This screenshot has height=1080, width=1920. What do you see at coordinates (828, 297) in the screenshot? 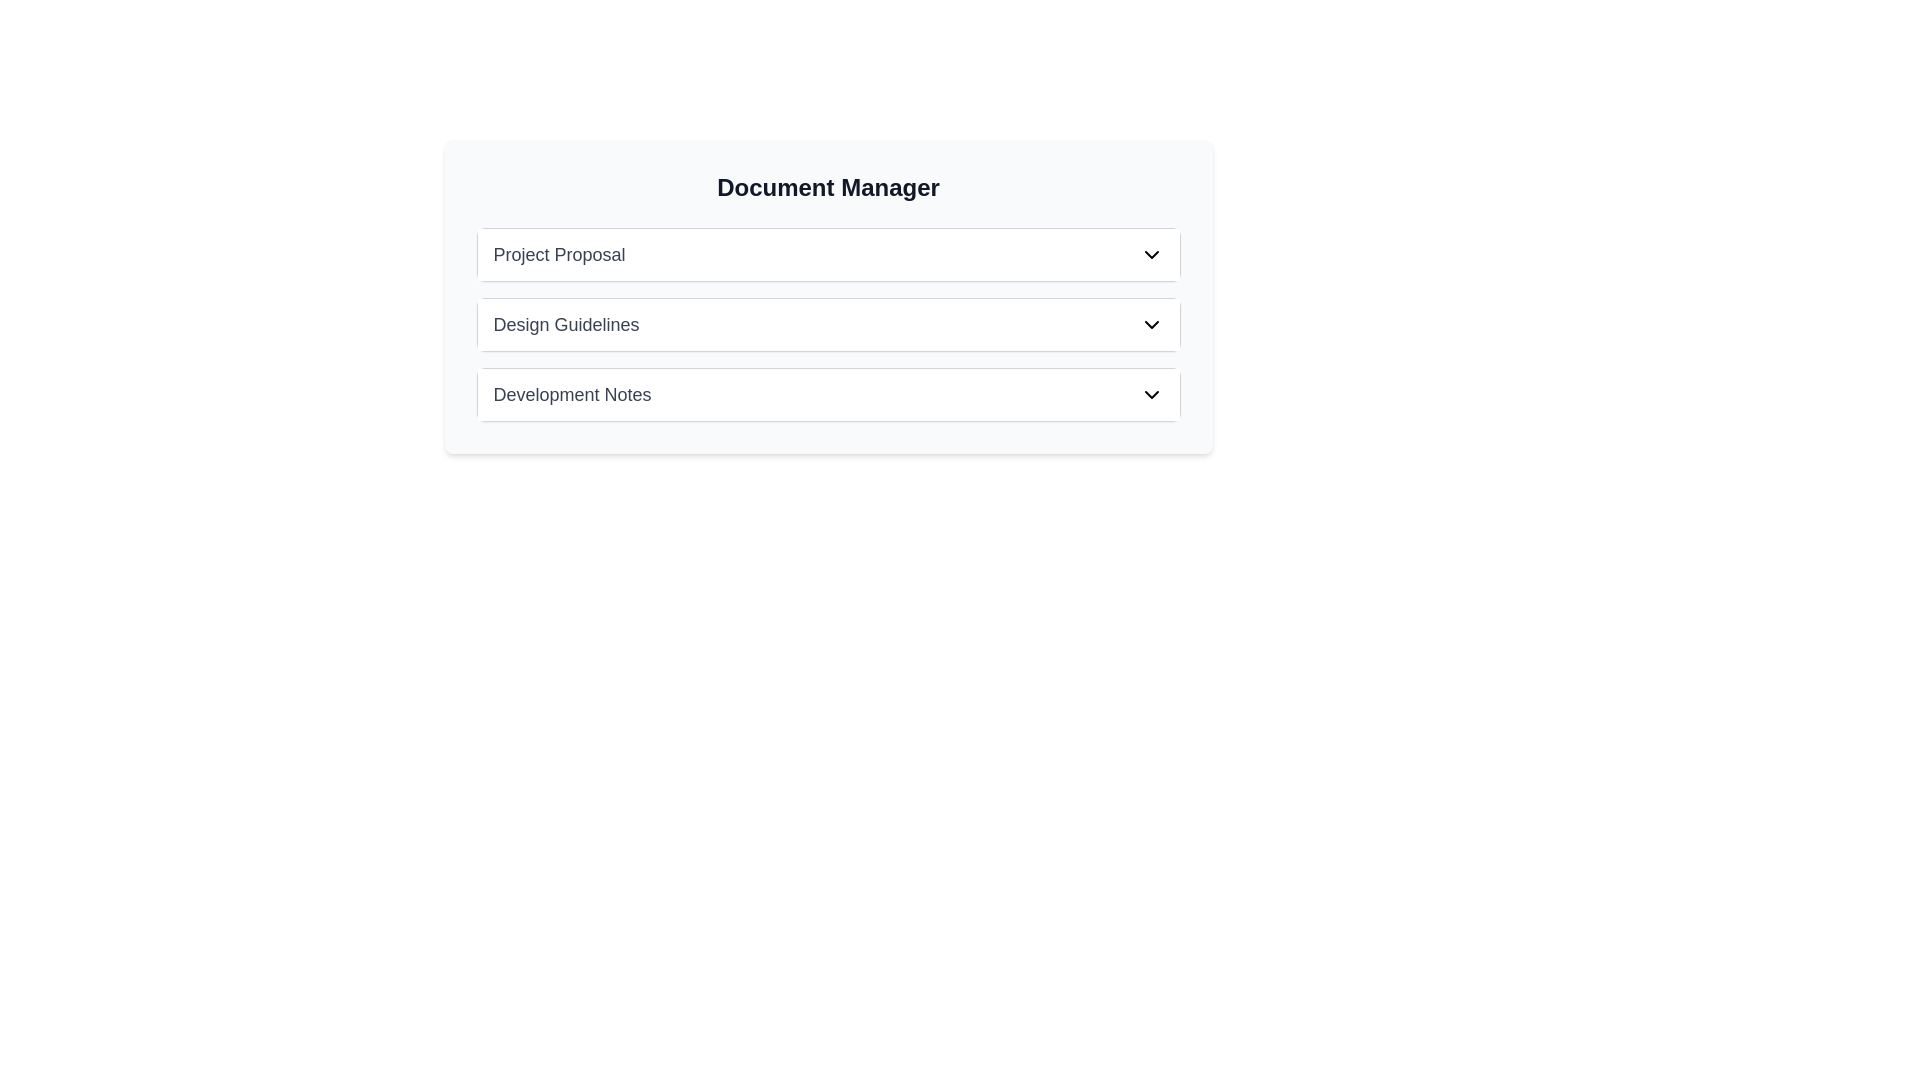
I see `any of the rows in the 'Document Manager' card component` at bounding box center [828, 297].